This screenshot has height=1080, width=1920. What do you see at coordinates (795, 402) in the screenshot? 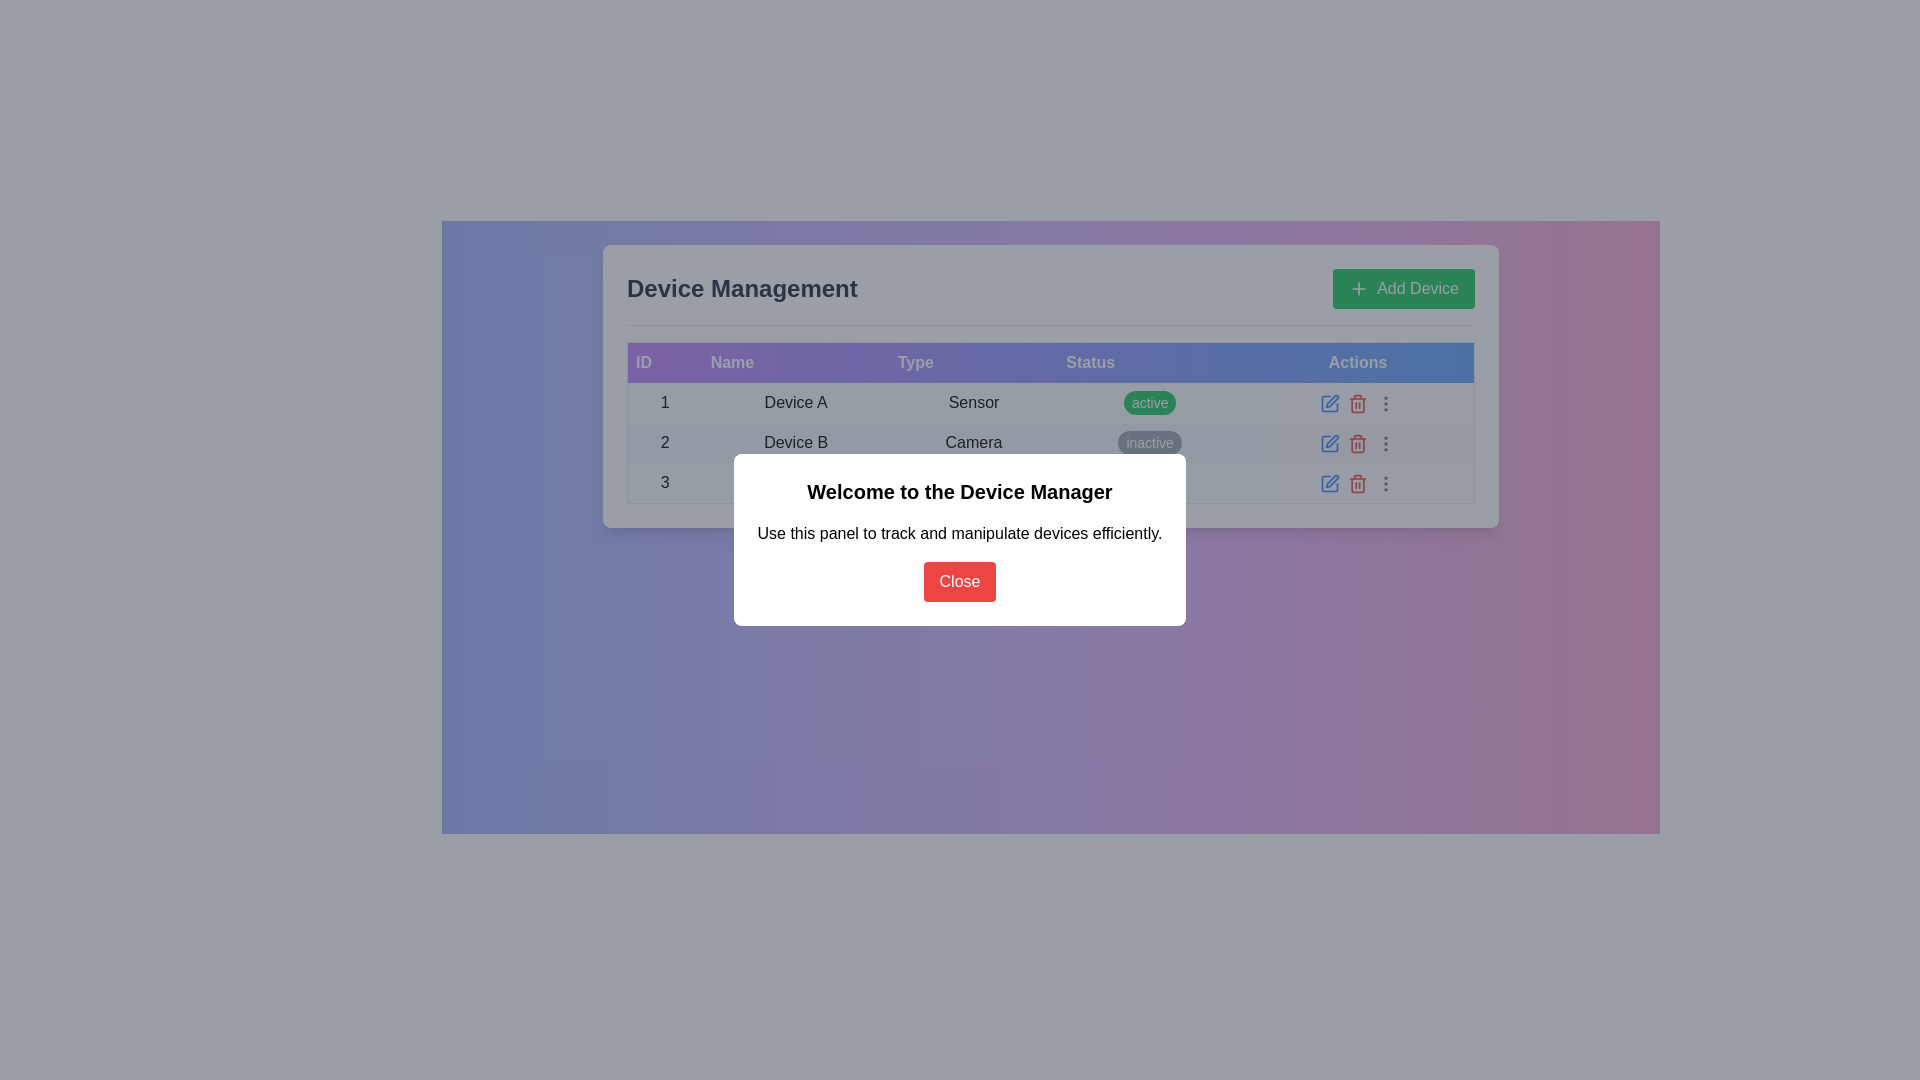
I see `the text label displaying 'Device A' located in the second column of the first row of the table` at bounding box center [795, 402].